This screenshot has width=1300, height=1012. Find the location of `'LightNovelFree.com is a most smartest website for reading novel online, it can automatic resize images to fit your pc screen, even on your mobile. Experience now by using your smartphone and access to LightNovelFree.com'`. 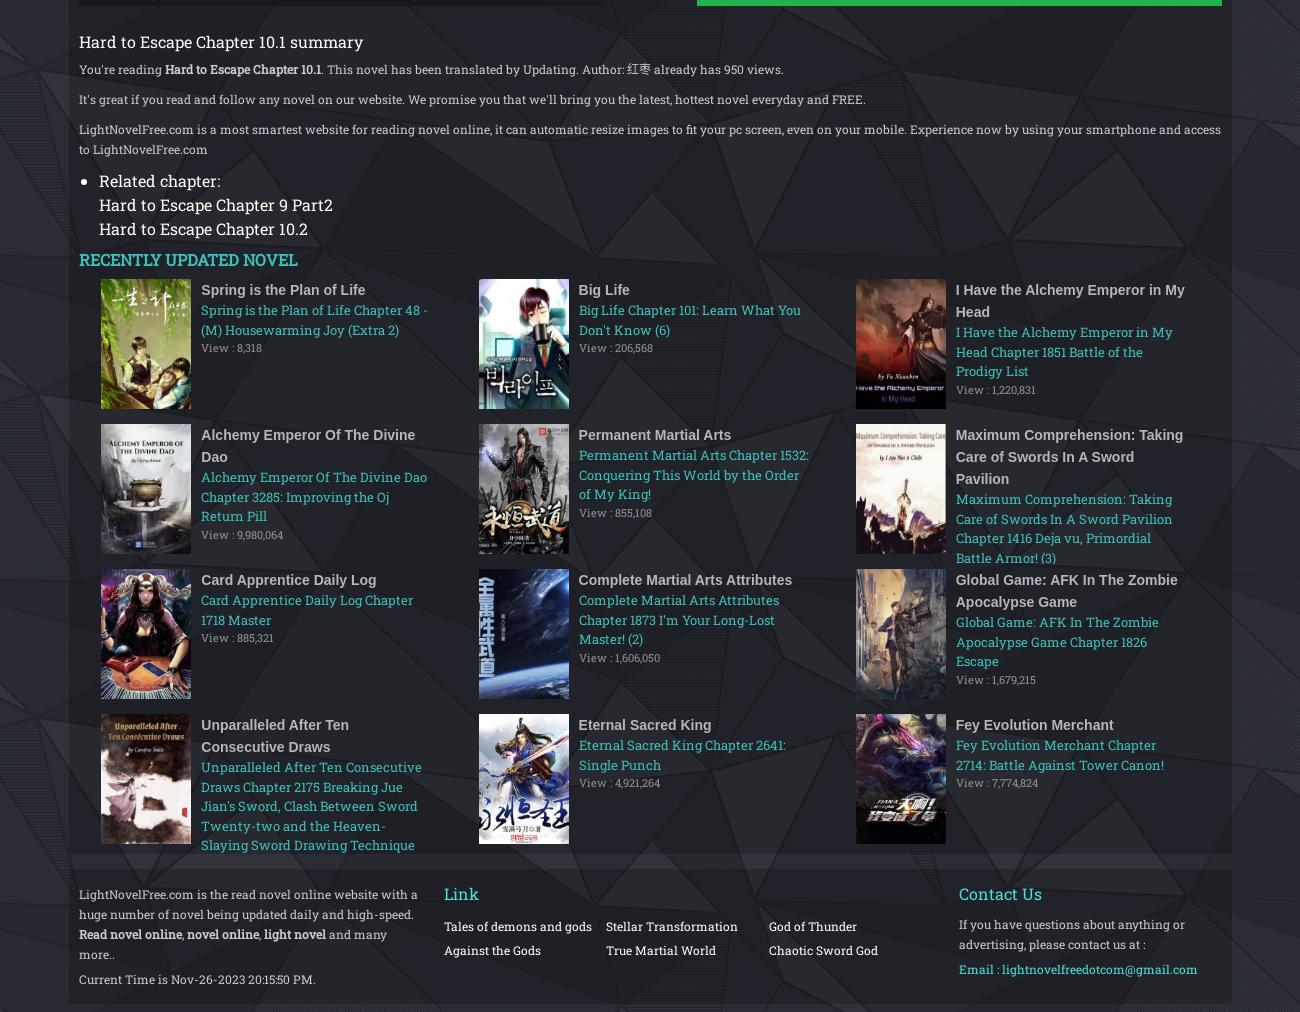

'LightNovelFree.com is a most smartest website for reading novel online, it can automatic resize images to fit your pc screen, even on your mobile. Experience now by using your smartphone and access to LightNovelFree.com' is located at coordinates (78, 139).